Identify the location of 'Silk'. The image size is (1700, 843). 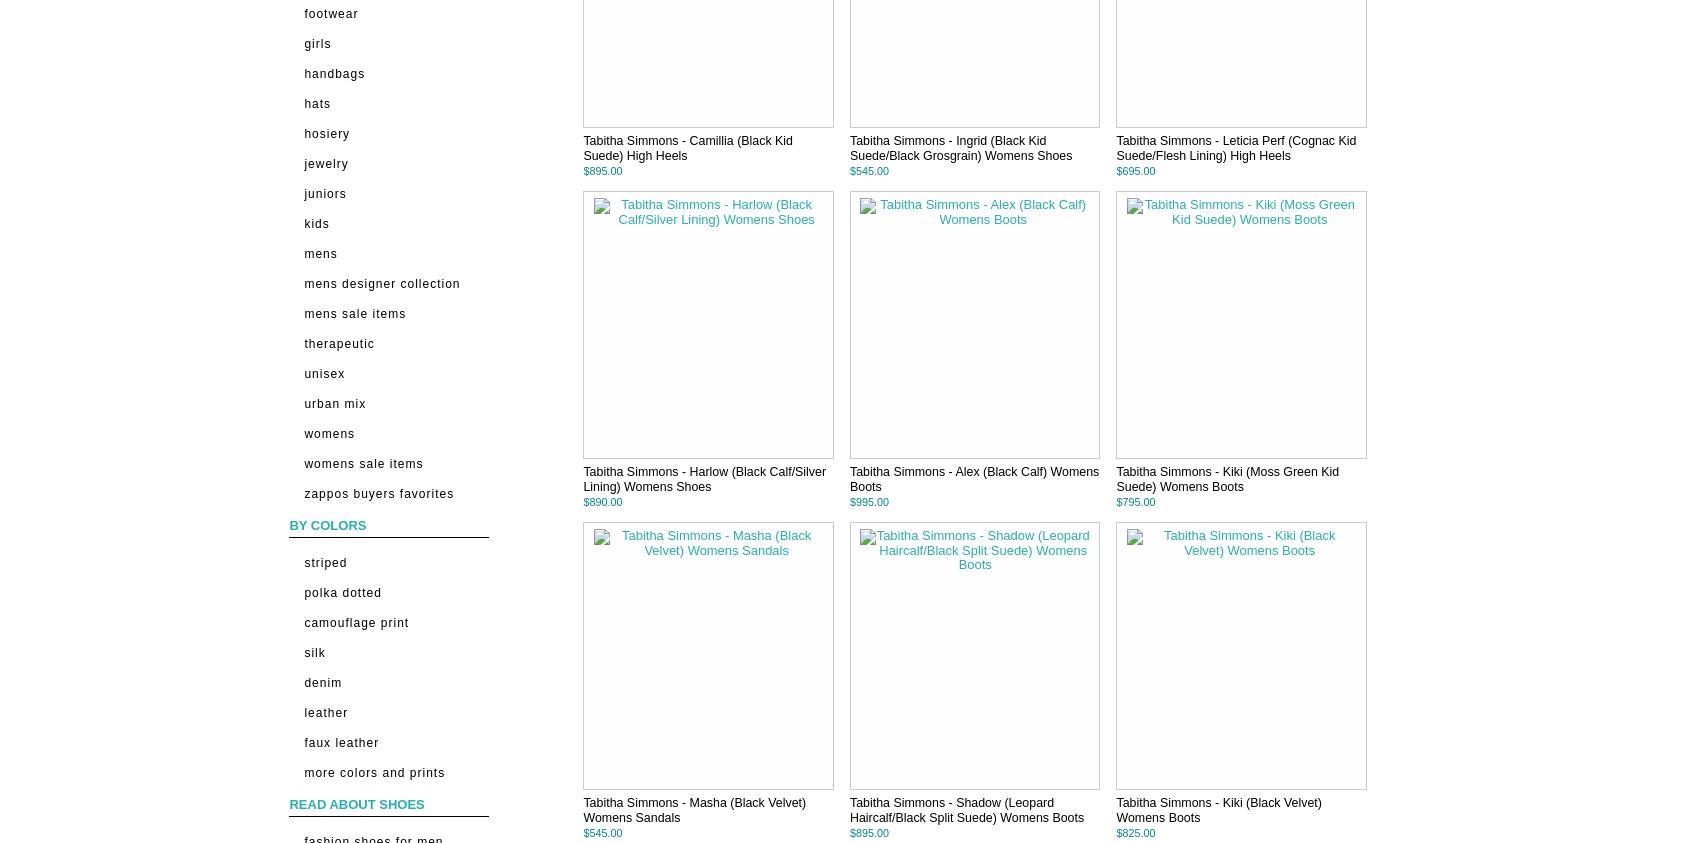
(314, 650).